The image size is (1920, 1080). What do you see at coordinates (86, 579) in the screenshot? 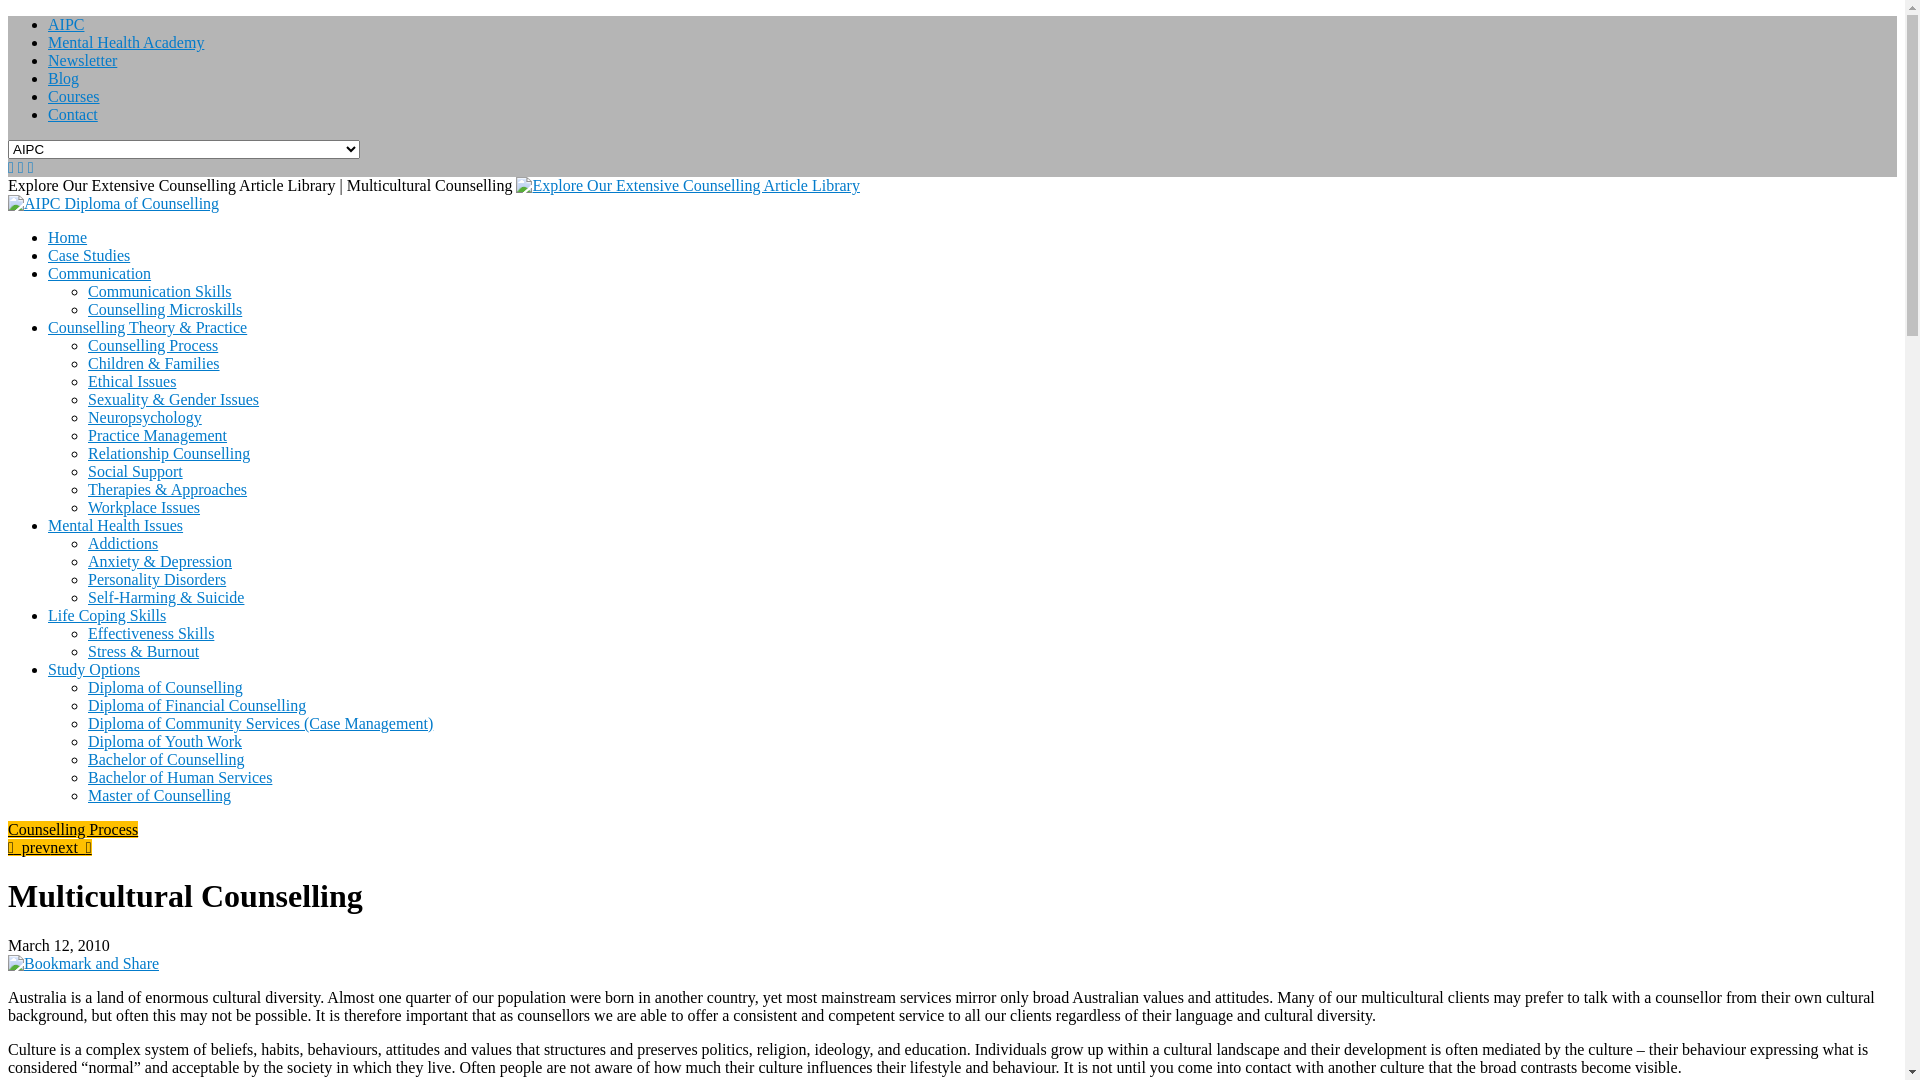
I see `'Personality Disorders'` at bounding box center [86, 579].